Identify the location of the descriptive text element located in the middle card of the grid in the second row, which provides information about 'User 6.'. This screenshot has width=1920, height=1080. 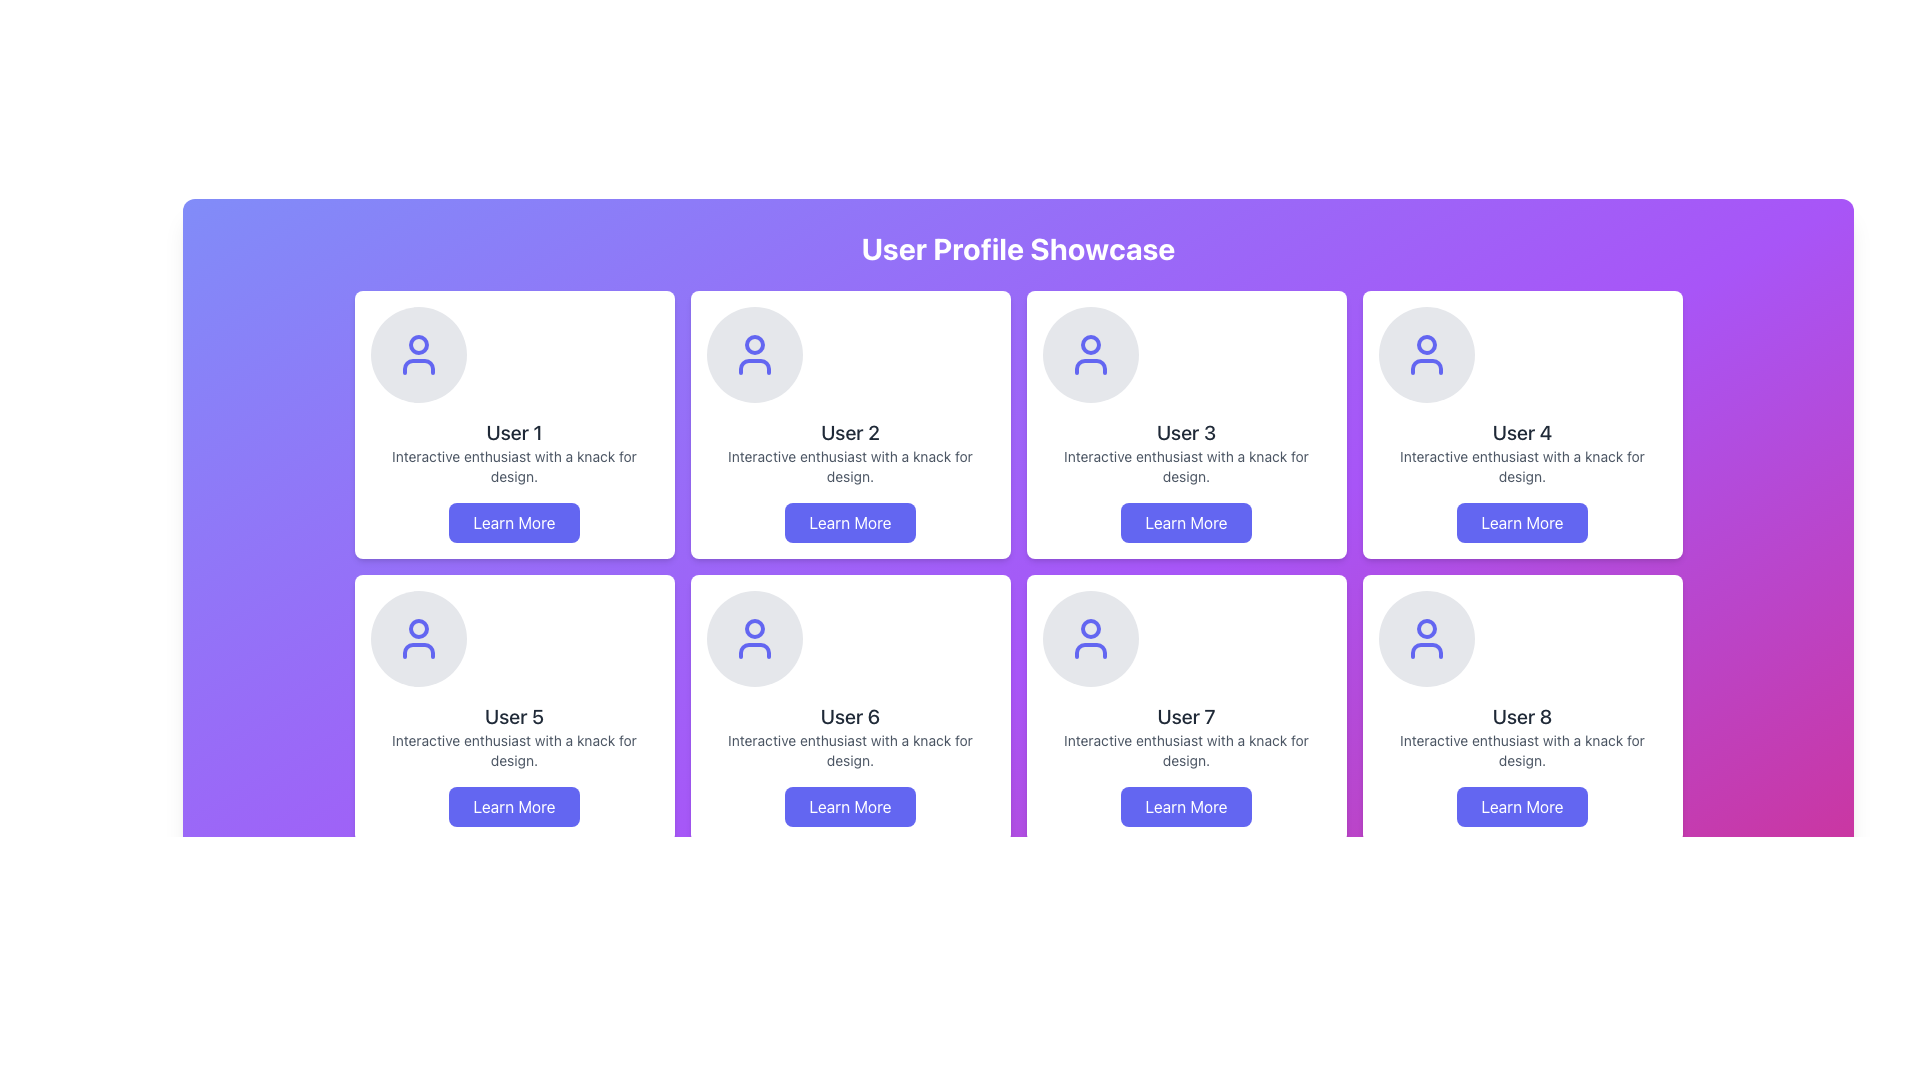
(850, 751).